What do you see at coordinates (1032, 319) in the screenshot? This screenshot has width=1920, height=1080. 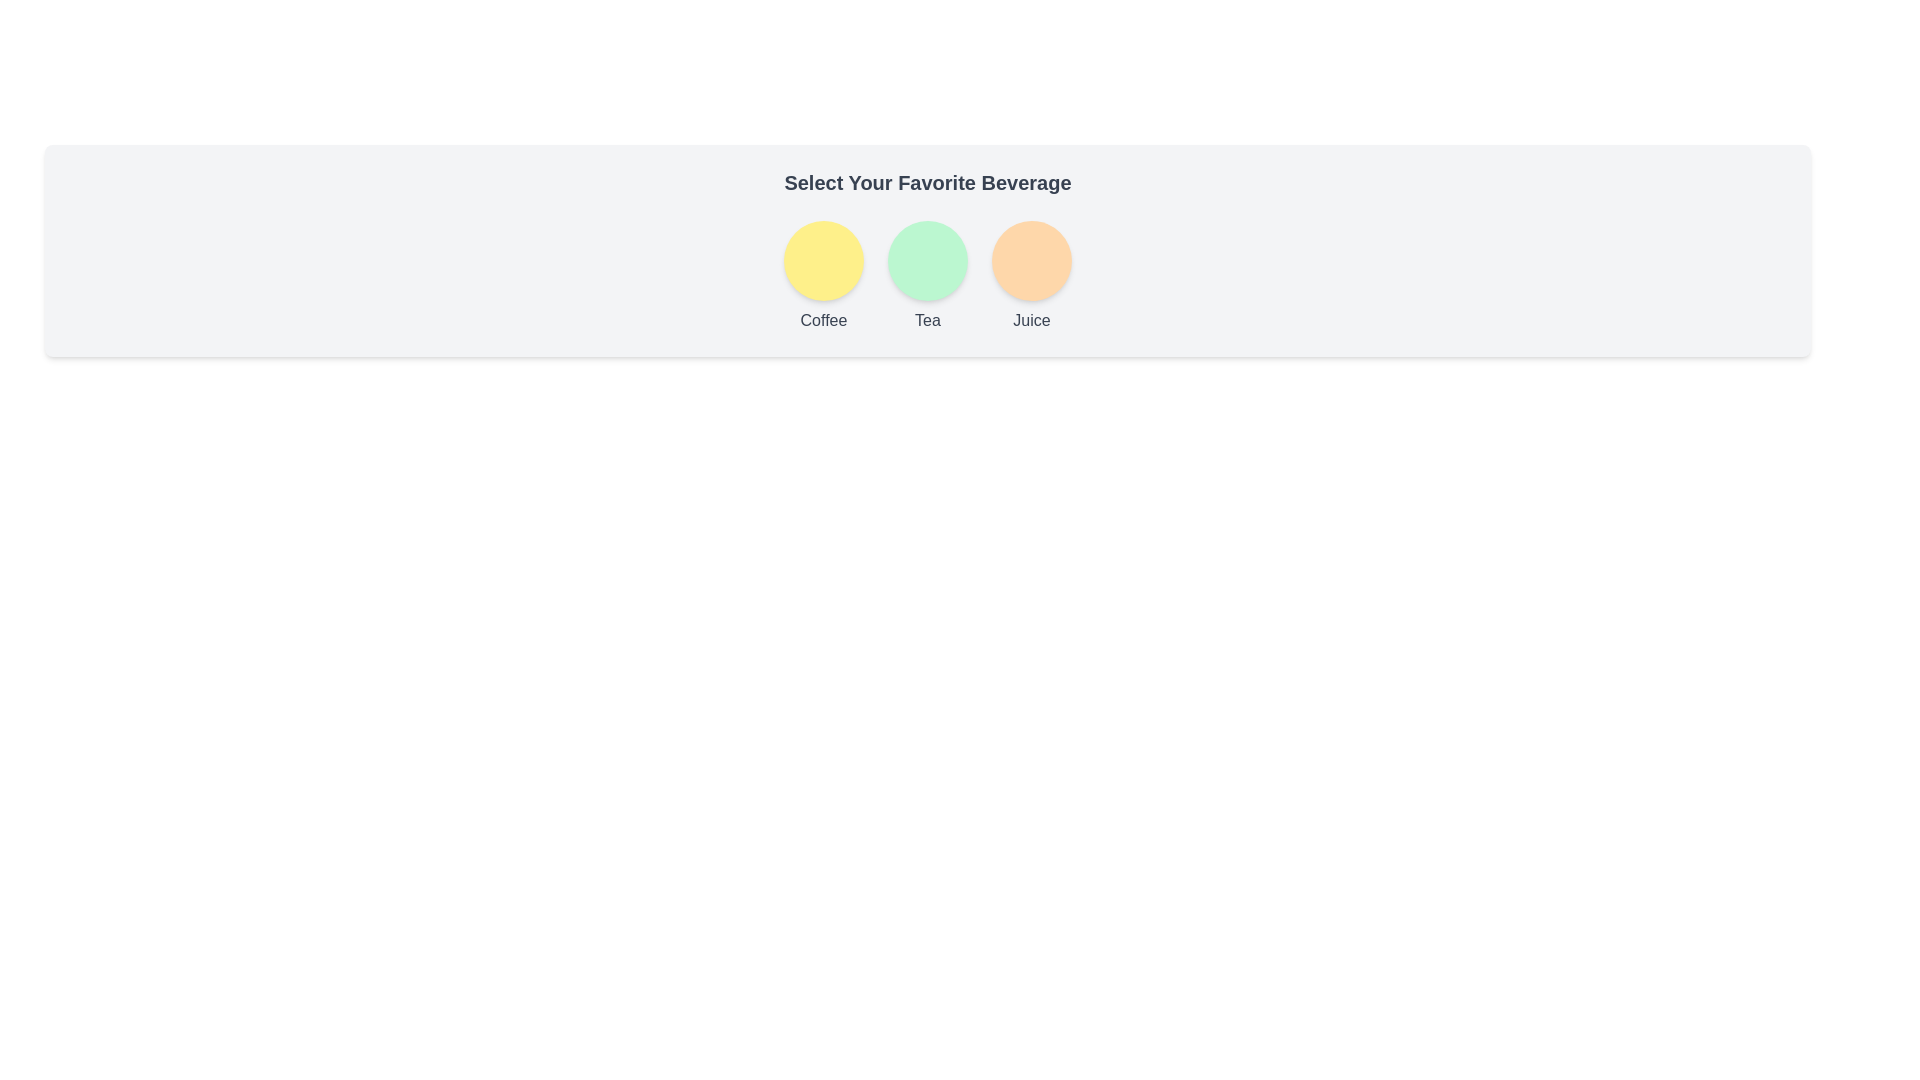 I see `the text label that identifies the beverage option, located centrally below the orange circular icon, which is the rightmost label among three beverage selections` at bounding box center [1032, 319].